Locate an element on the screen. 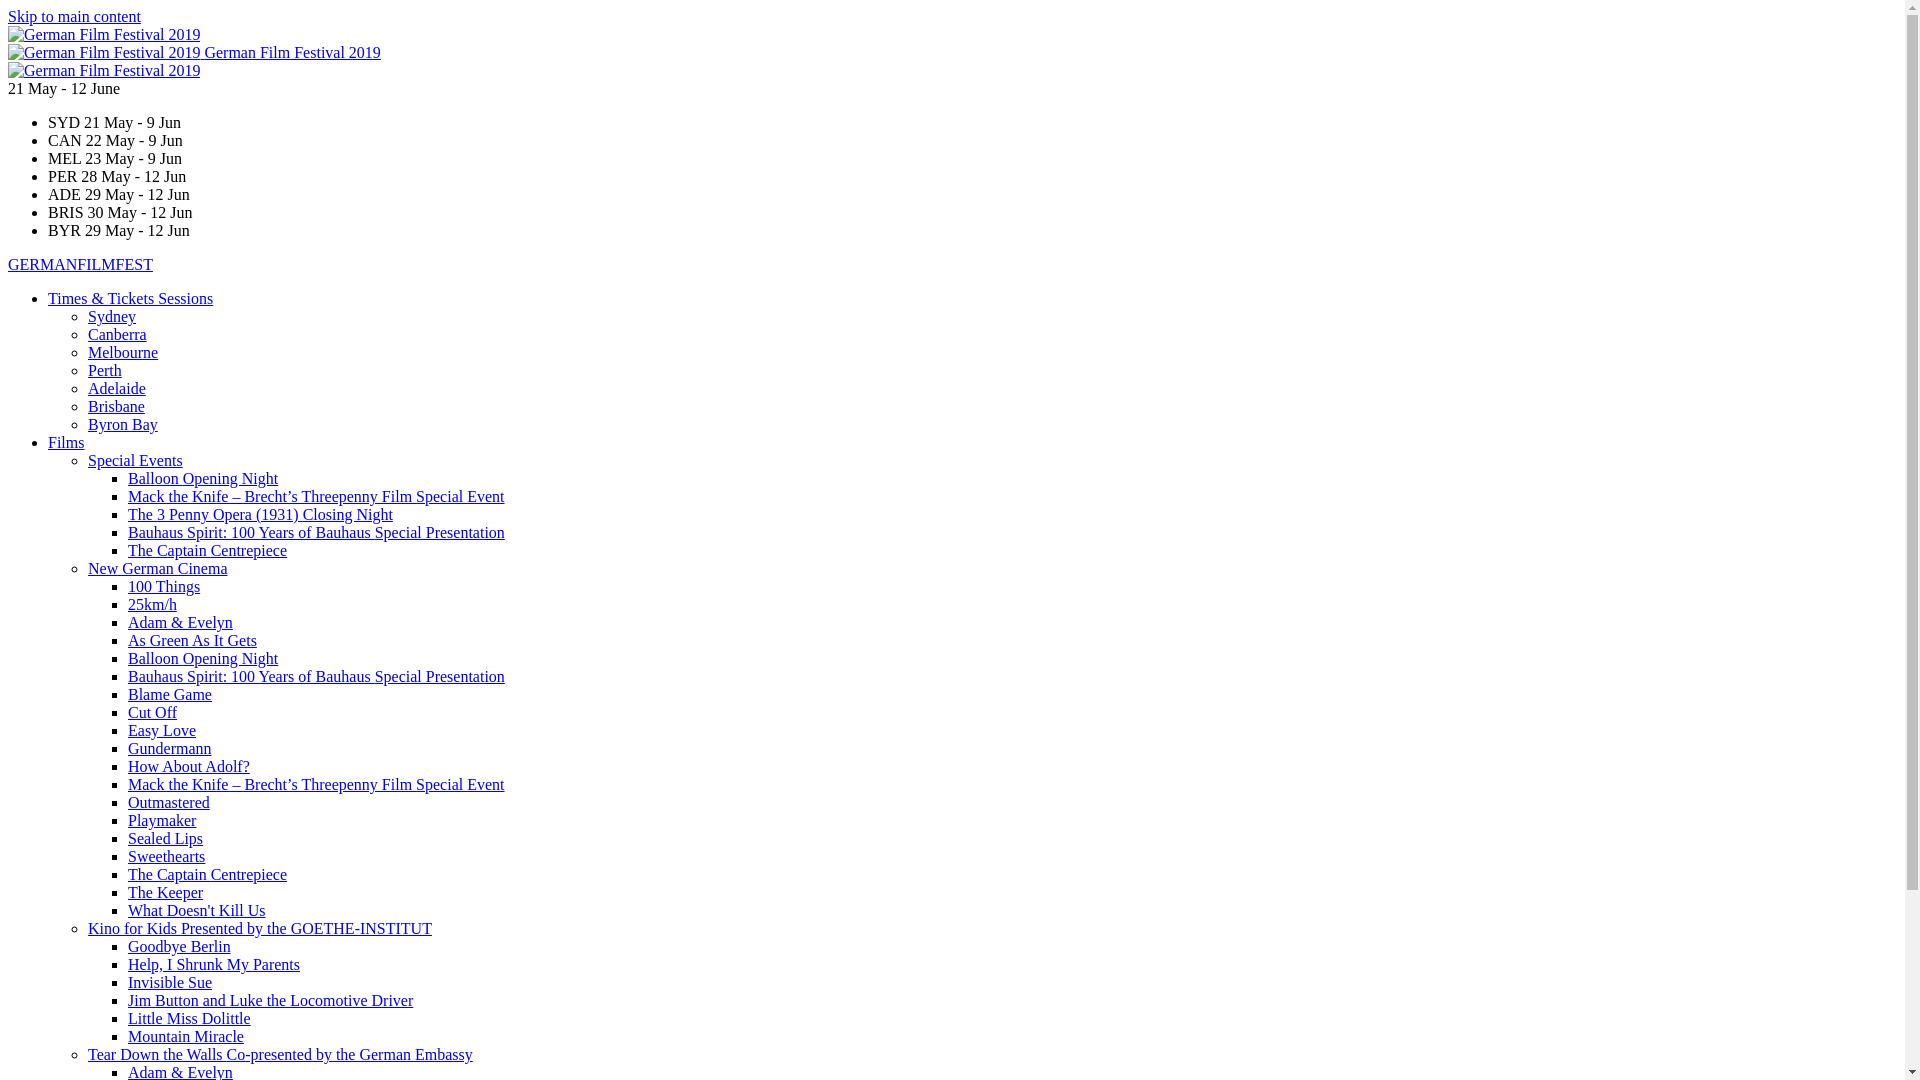 This screenshot has width=1920, height=1080. 'Gundermann' is located at coordinates (169, 748).